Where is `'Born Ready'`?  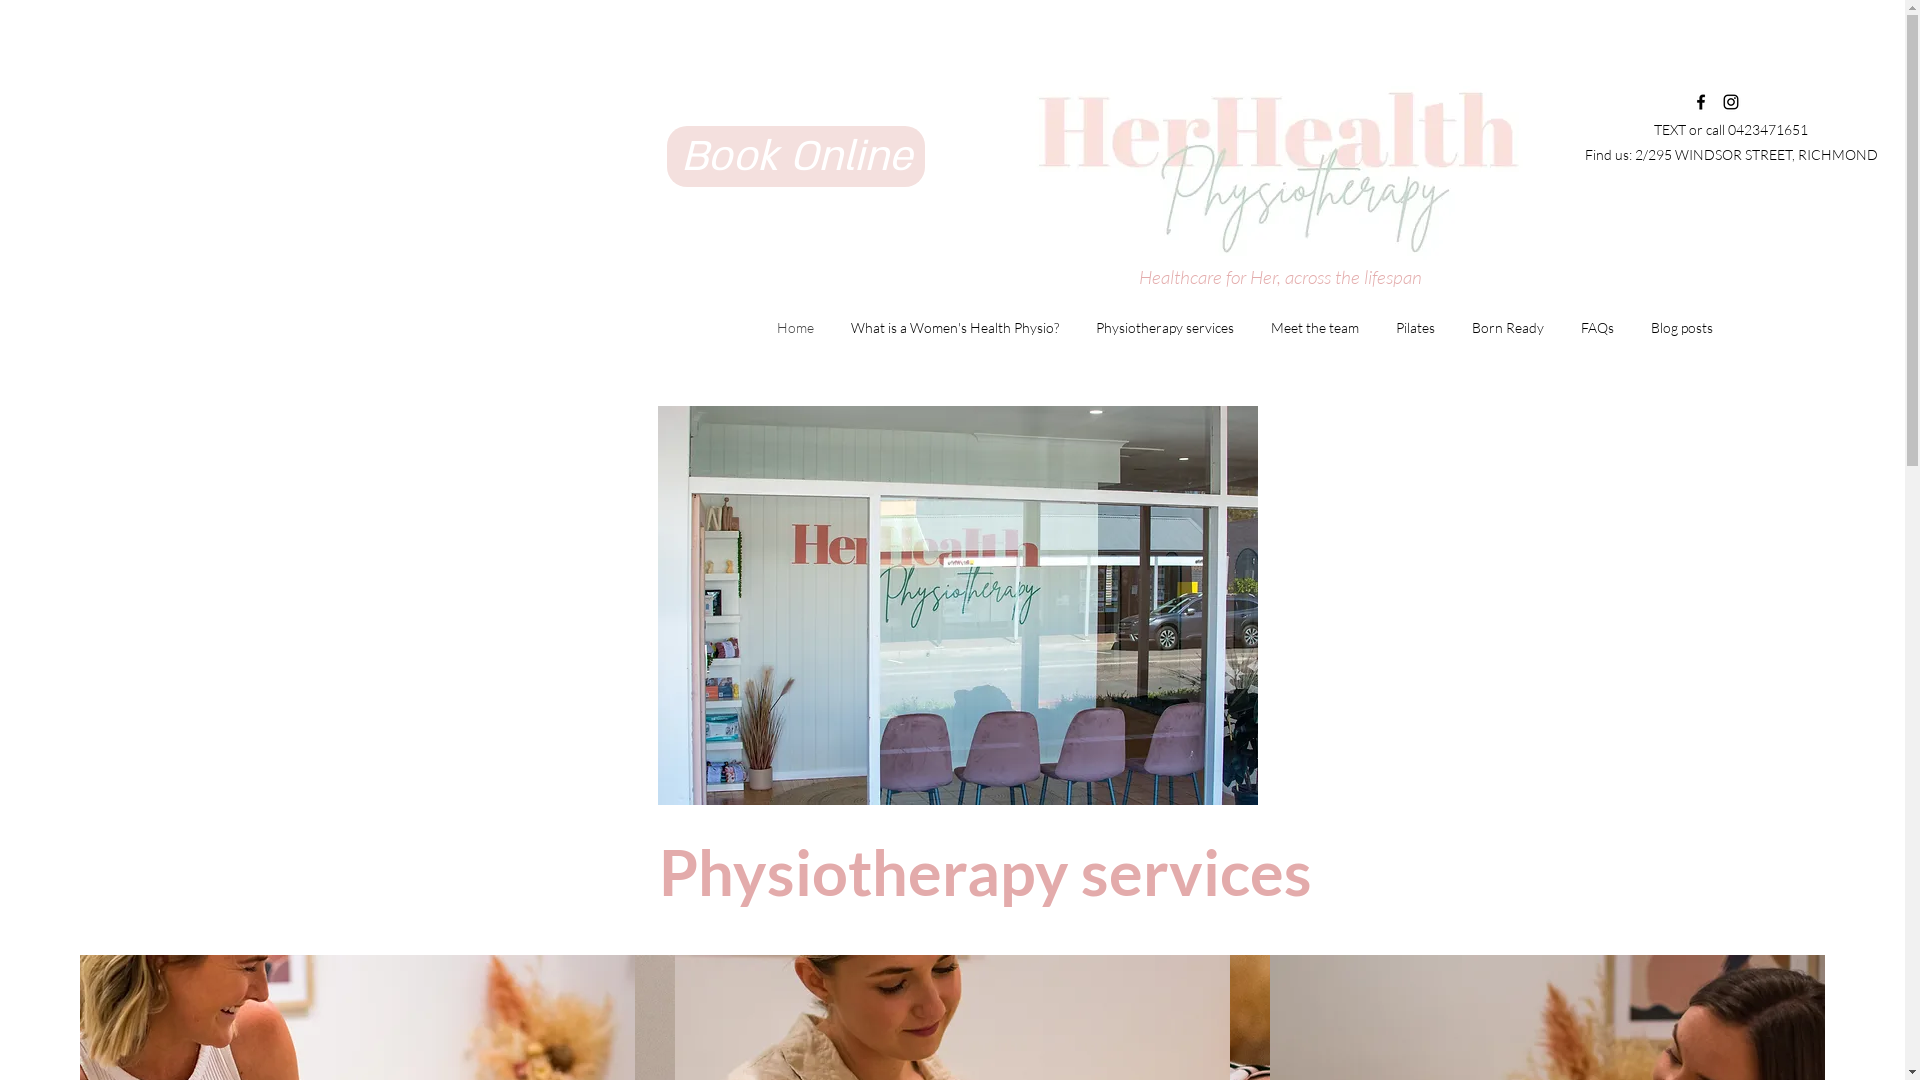
'Born Ready' is located at coordinates (1507, 326).